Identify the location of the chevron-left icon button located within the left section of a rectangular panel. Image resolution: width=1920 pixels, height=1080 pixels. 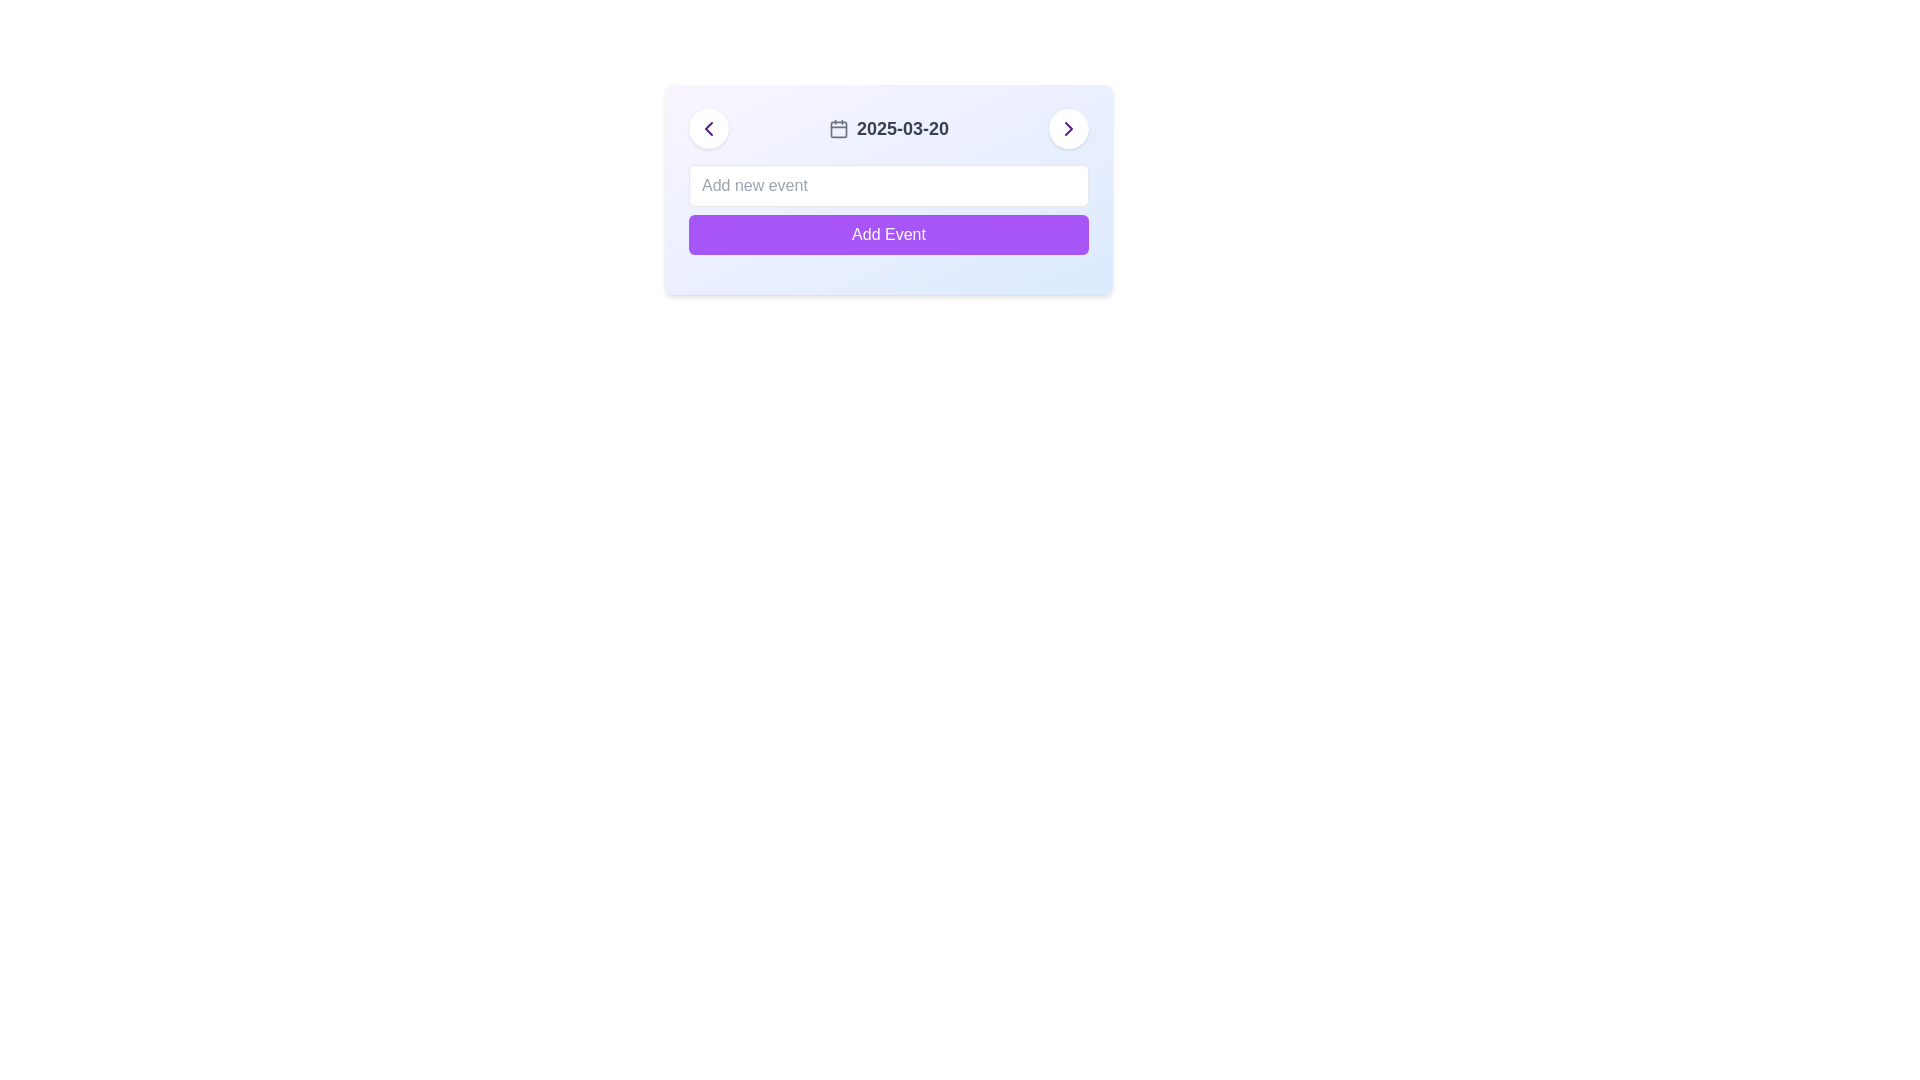
(709, 128).